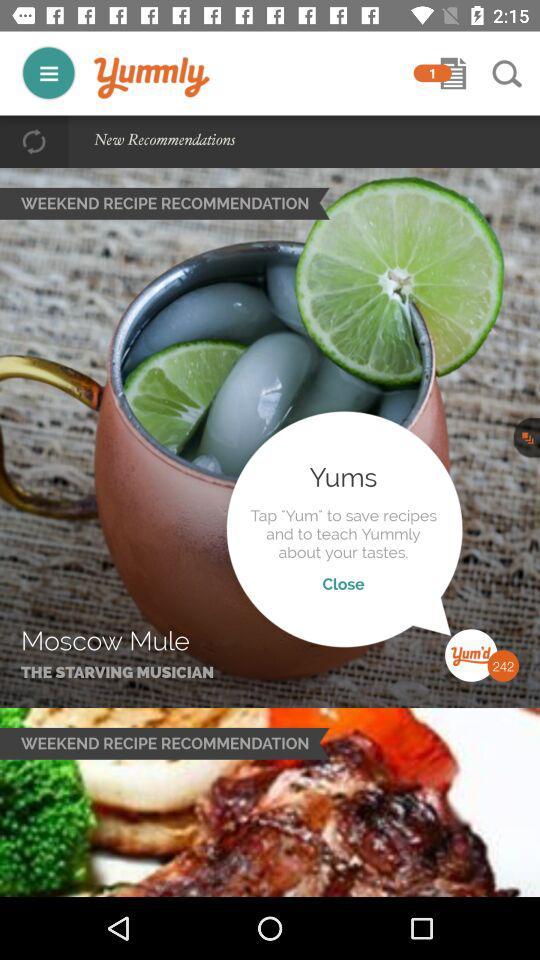 The width and height of the screenshot is (540, 960). I want to click on note or article, so click(453, 73).